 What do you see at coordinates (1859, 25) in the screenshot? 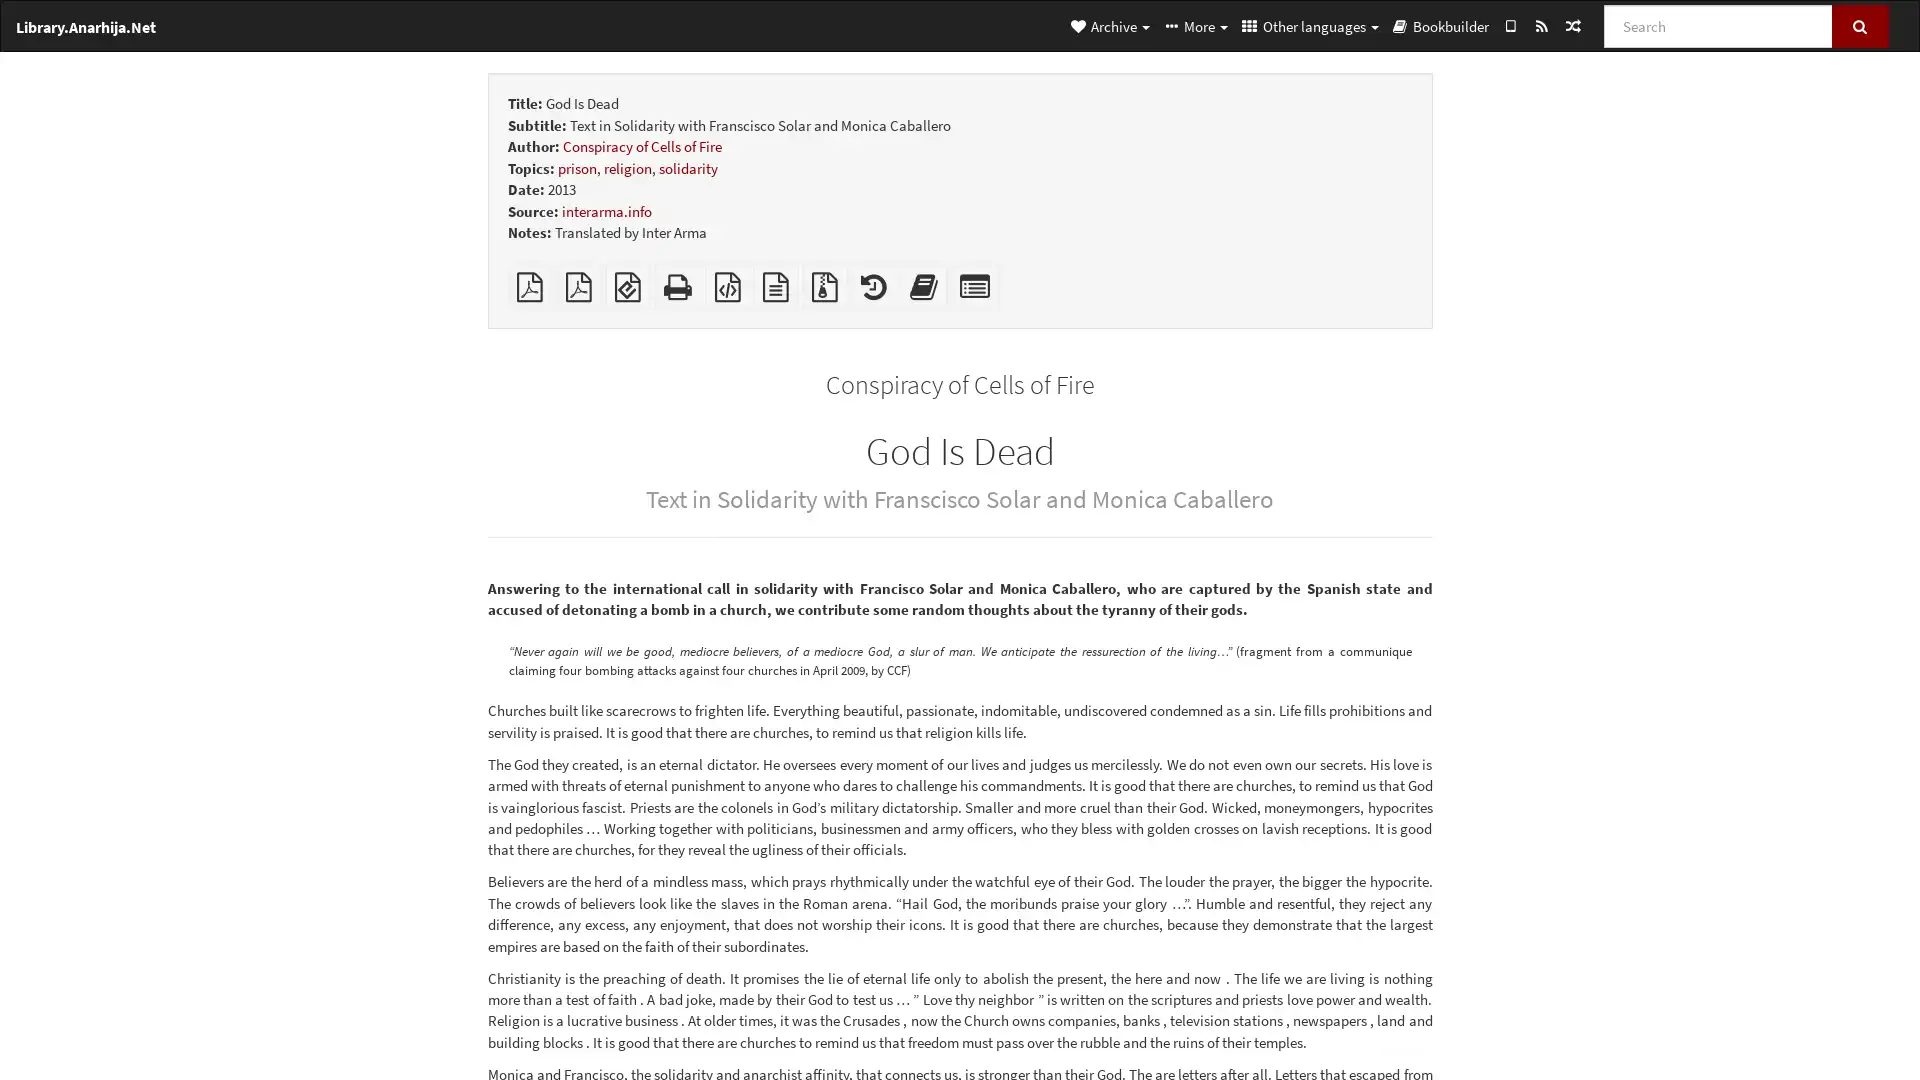
I see `Search` at bounding box center [1859, 25].